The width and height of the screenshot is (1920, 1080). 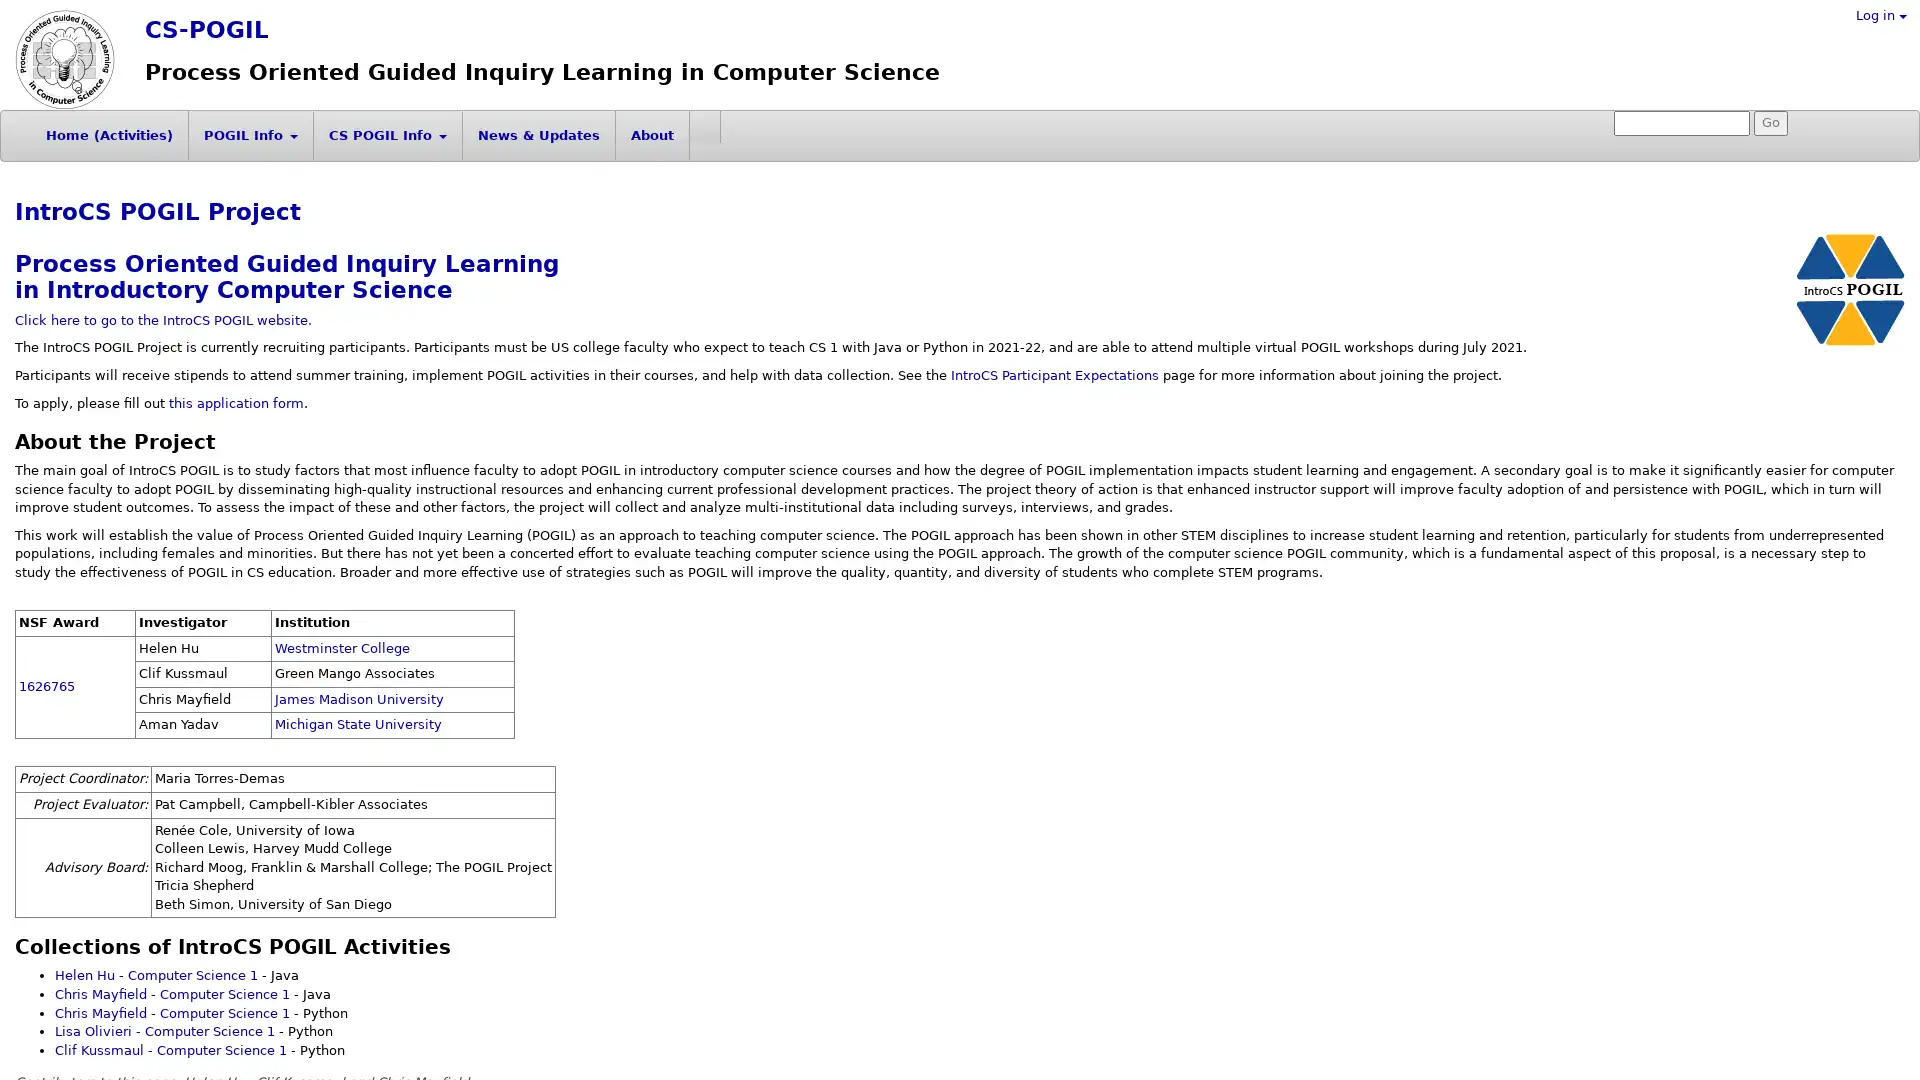 What do you see at coordinates (1771, 123) in the screenshot?
I see `Go` at bounding box center [1771, 123].